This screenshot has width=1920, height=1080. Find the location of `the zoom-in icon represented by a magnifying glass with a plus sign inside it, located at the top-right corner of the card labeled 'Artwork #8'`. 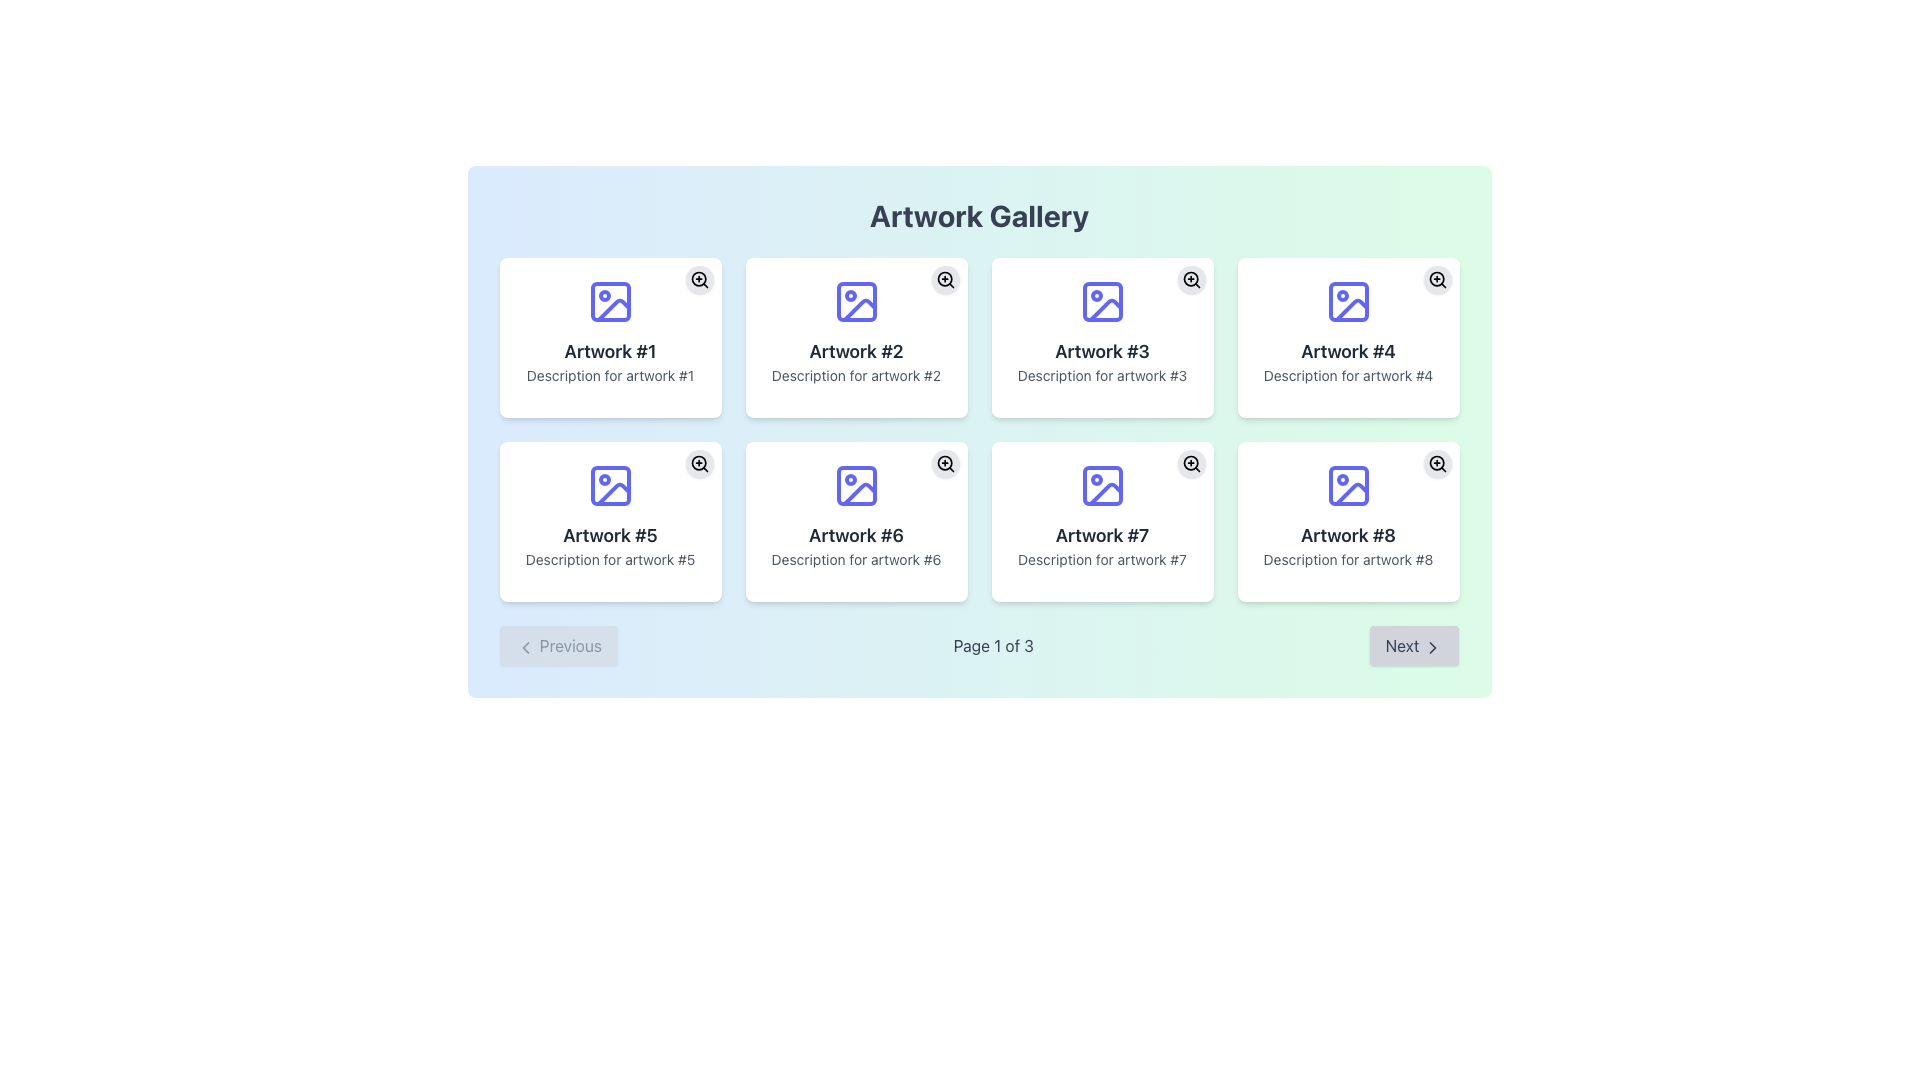

the zoom-in icon represented by a magnifying glass with a plus sign inside it, located at the top-right corner of the card labeled 'Artwork #8' is located at coordinates (1436, 463).